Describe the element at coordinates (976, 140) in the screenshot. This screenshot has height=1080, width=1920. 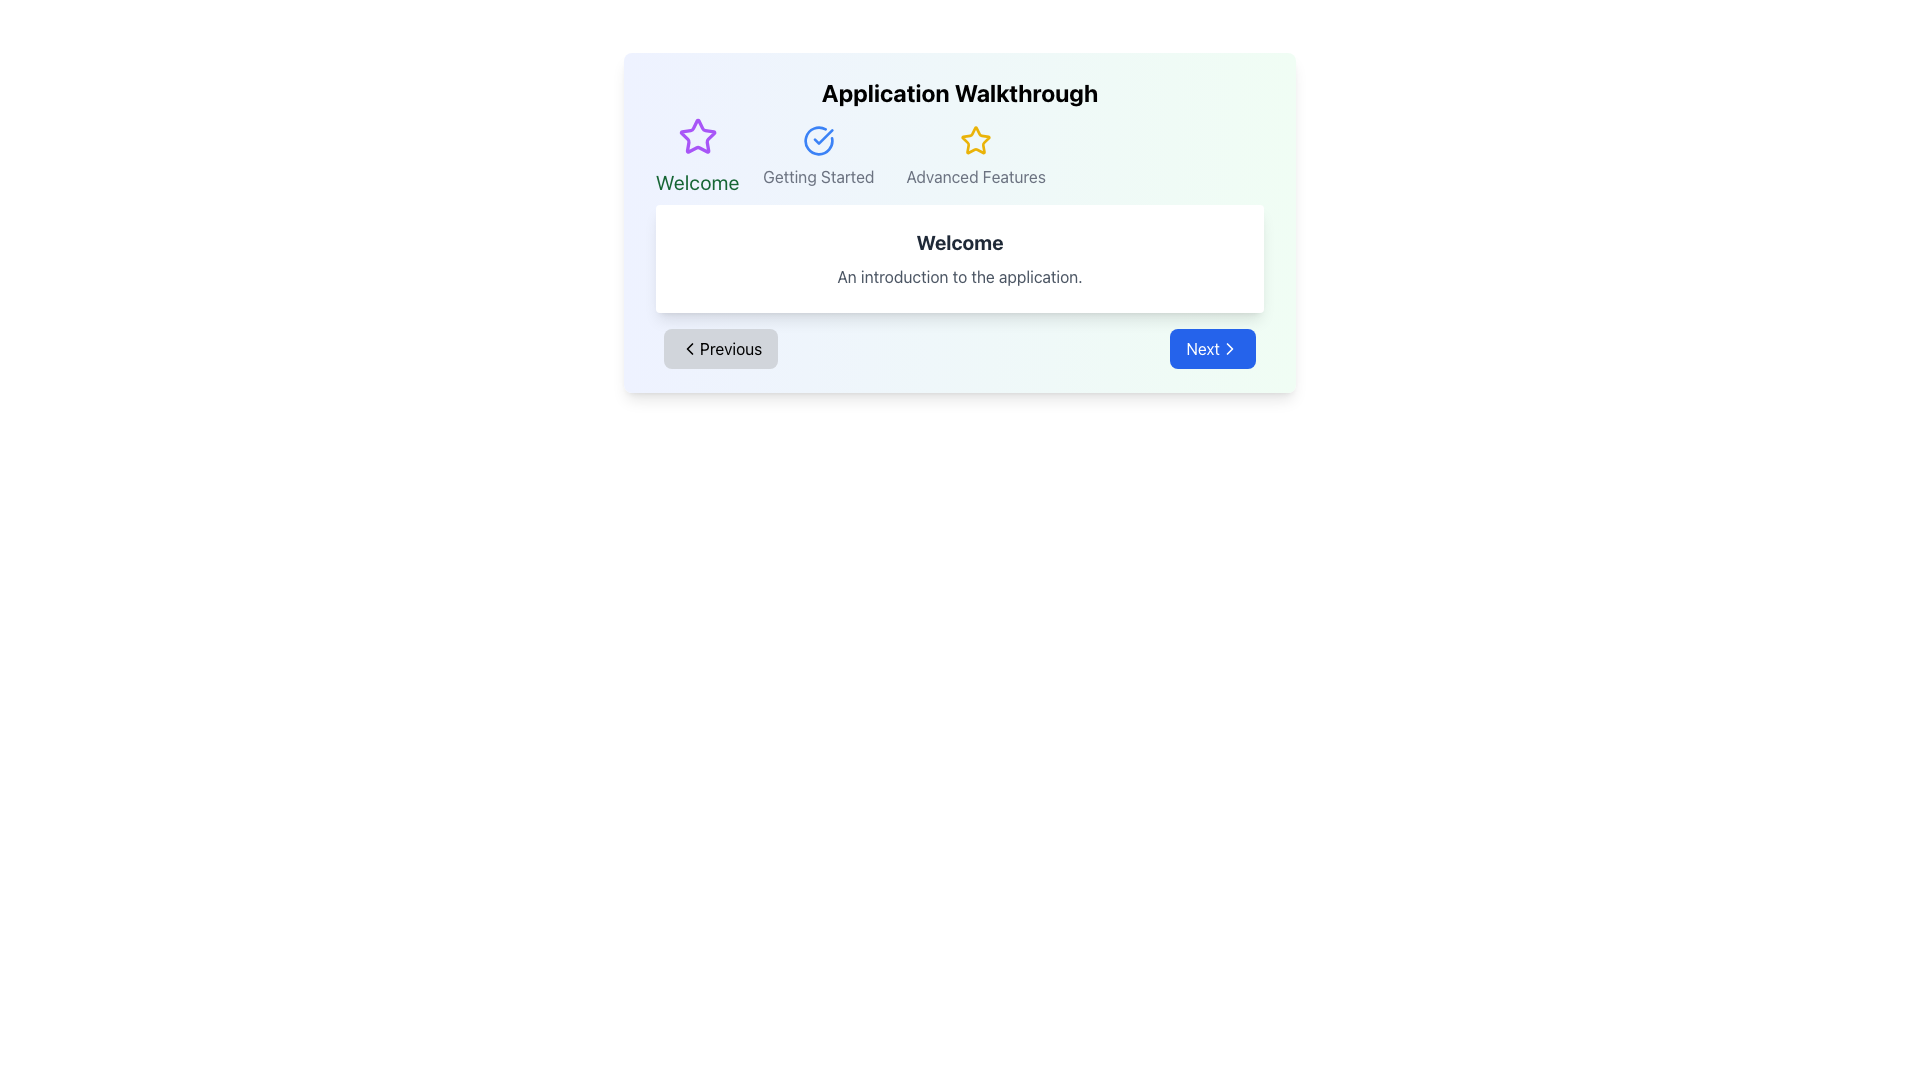
I see `the icon indicating the 'Advanced Features' section in the application walkthrough, located in the top-right section of the header` at that location.